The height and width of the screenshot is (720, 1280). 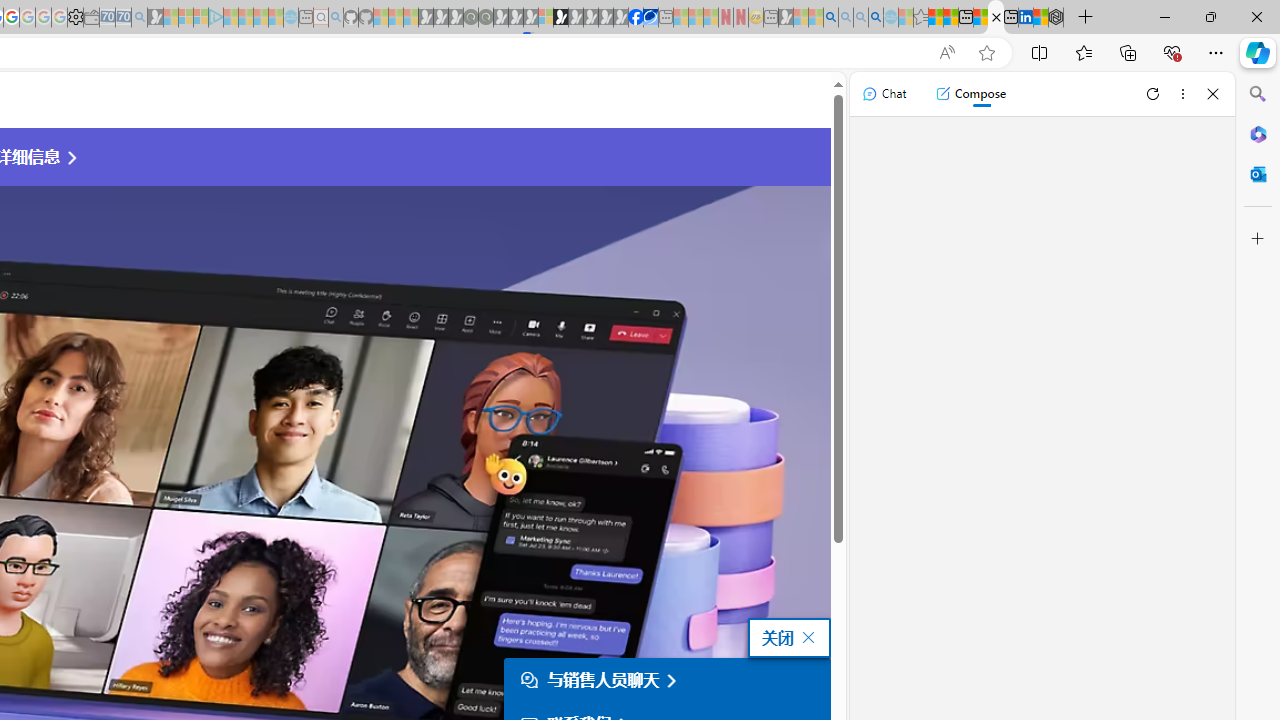 What do you see at coordinates (1055, 17) in the screenshot?
I see `'Nordace - Summer Adventures 2024'` at bounding box center [1055, 17].